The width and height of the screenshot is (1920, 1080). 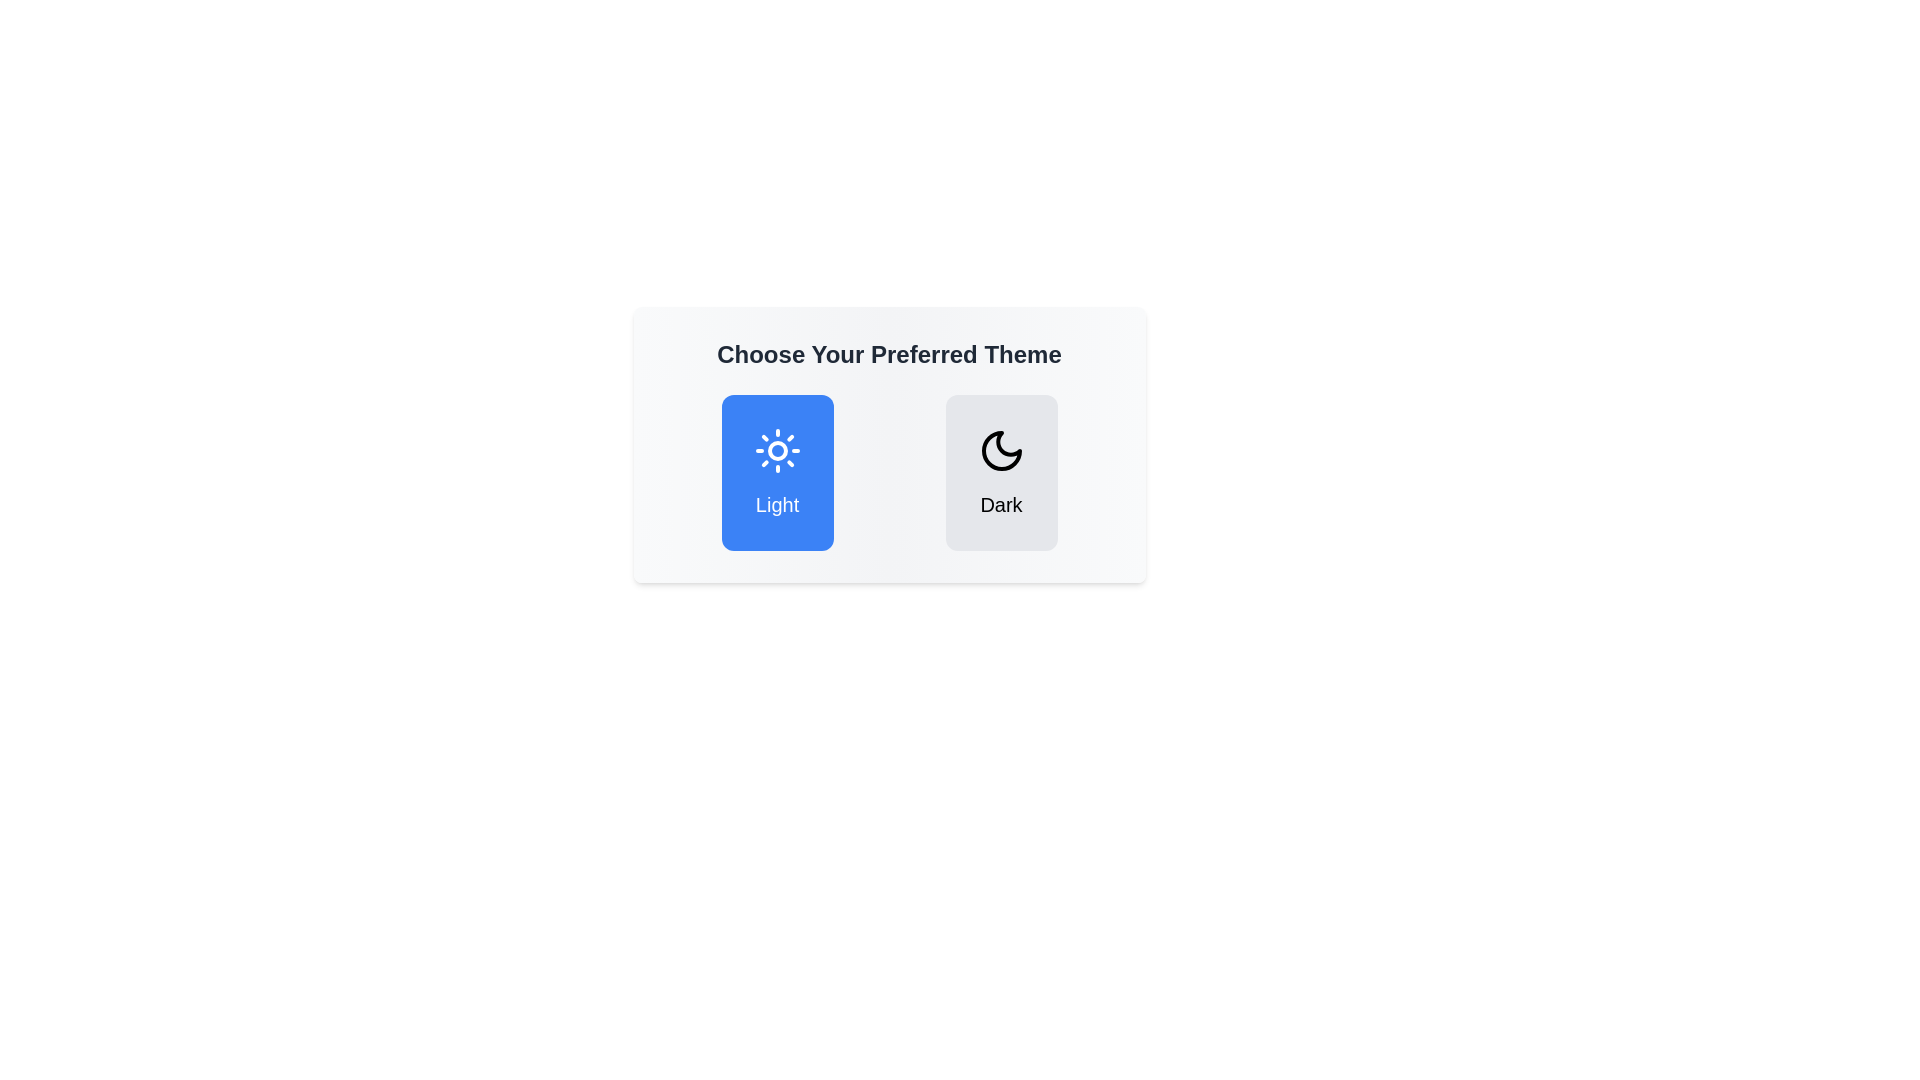 What do you see at coordinates (1001, 473) in the screenshot?
I see `the Dark button to observe its hover effect` at bounding box center [1001, 473].